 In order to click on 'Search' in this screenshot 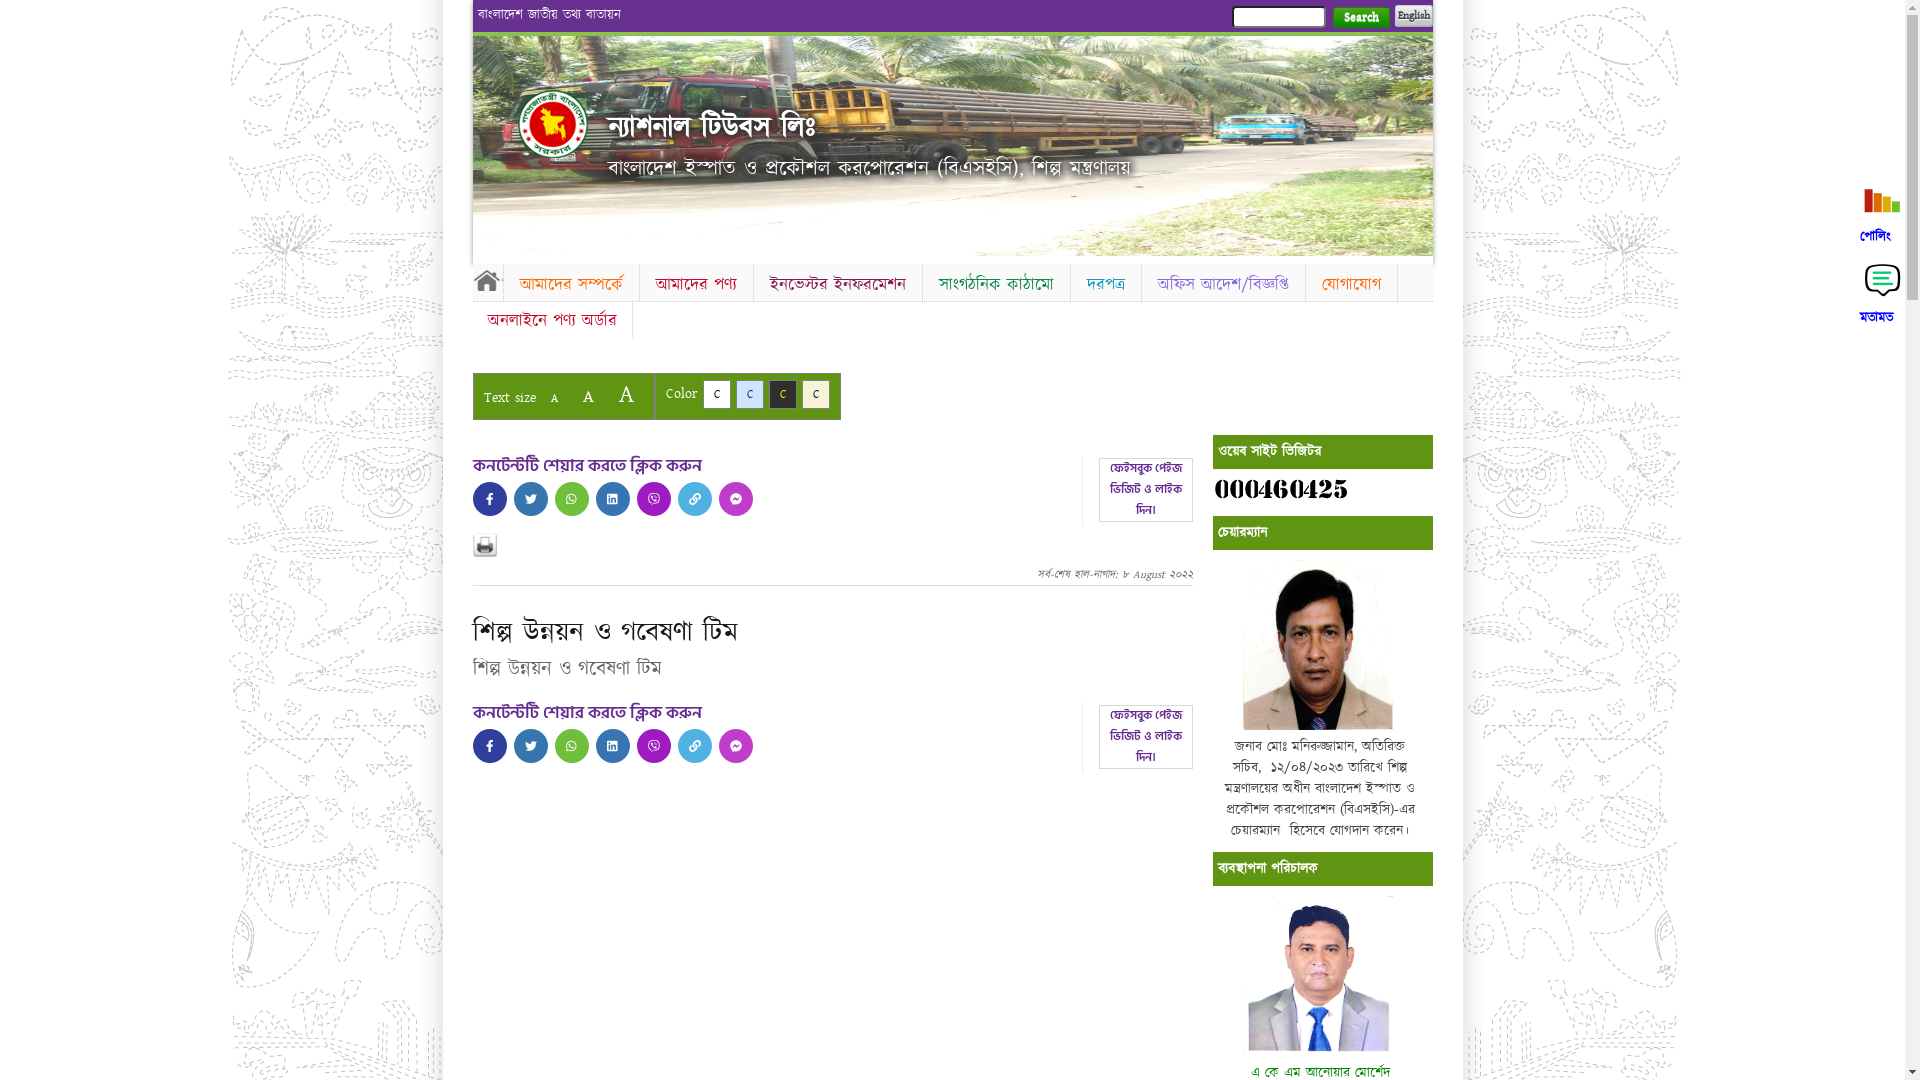, I will do `click(1360, 17)`.